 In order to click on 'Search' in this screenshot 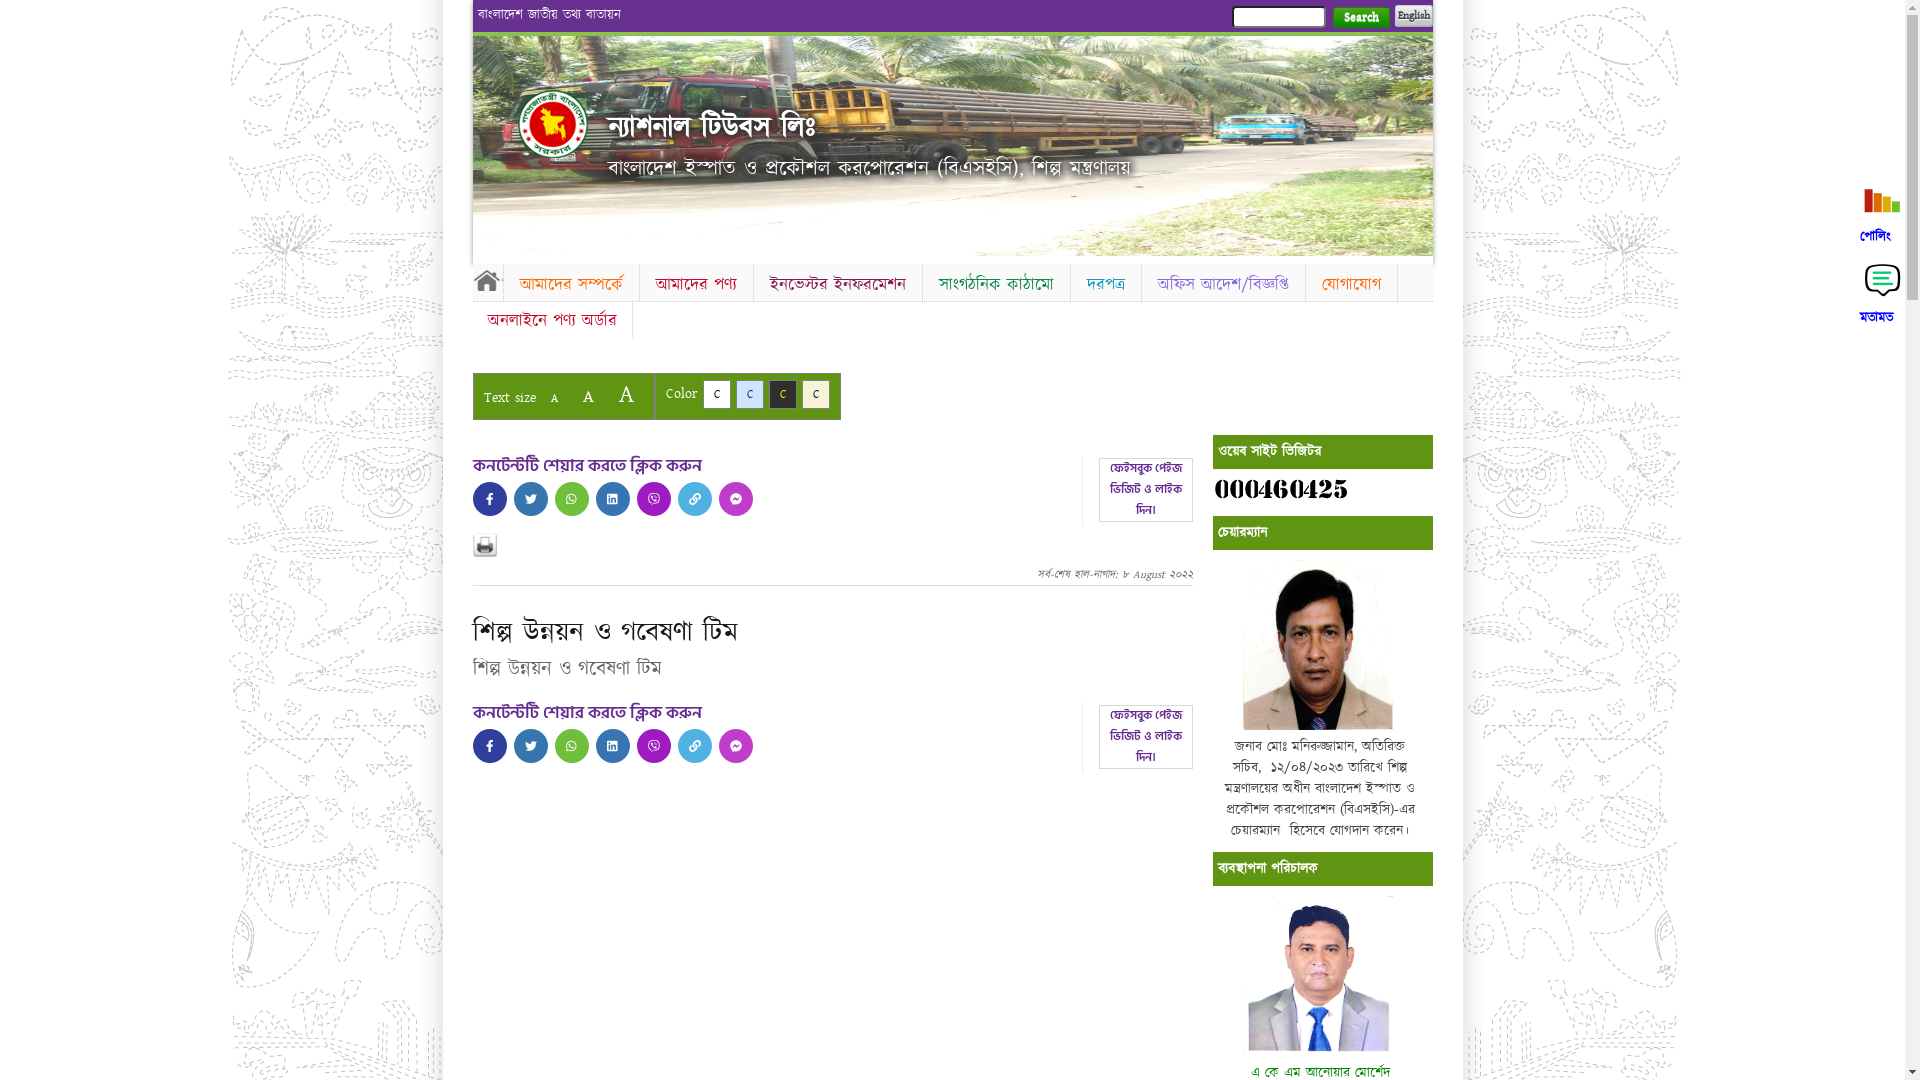, I will do `click(1360, 17)`.